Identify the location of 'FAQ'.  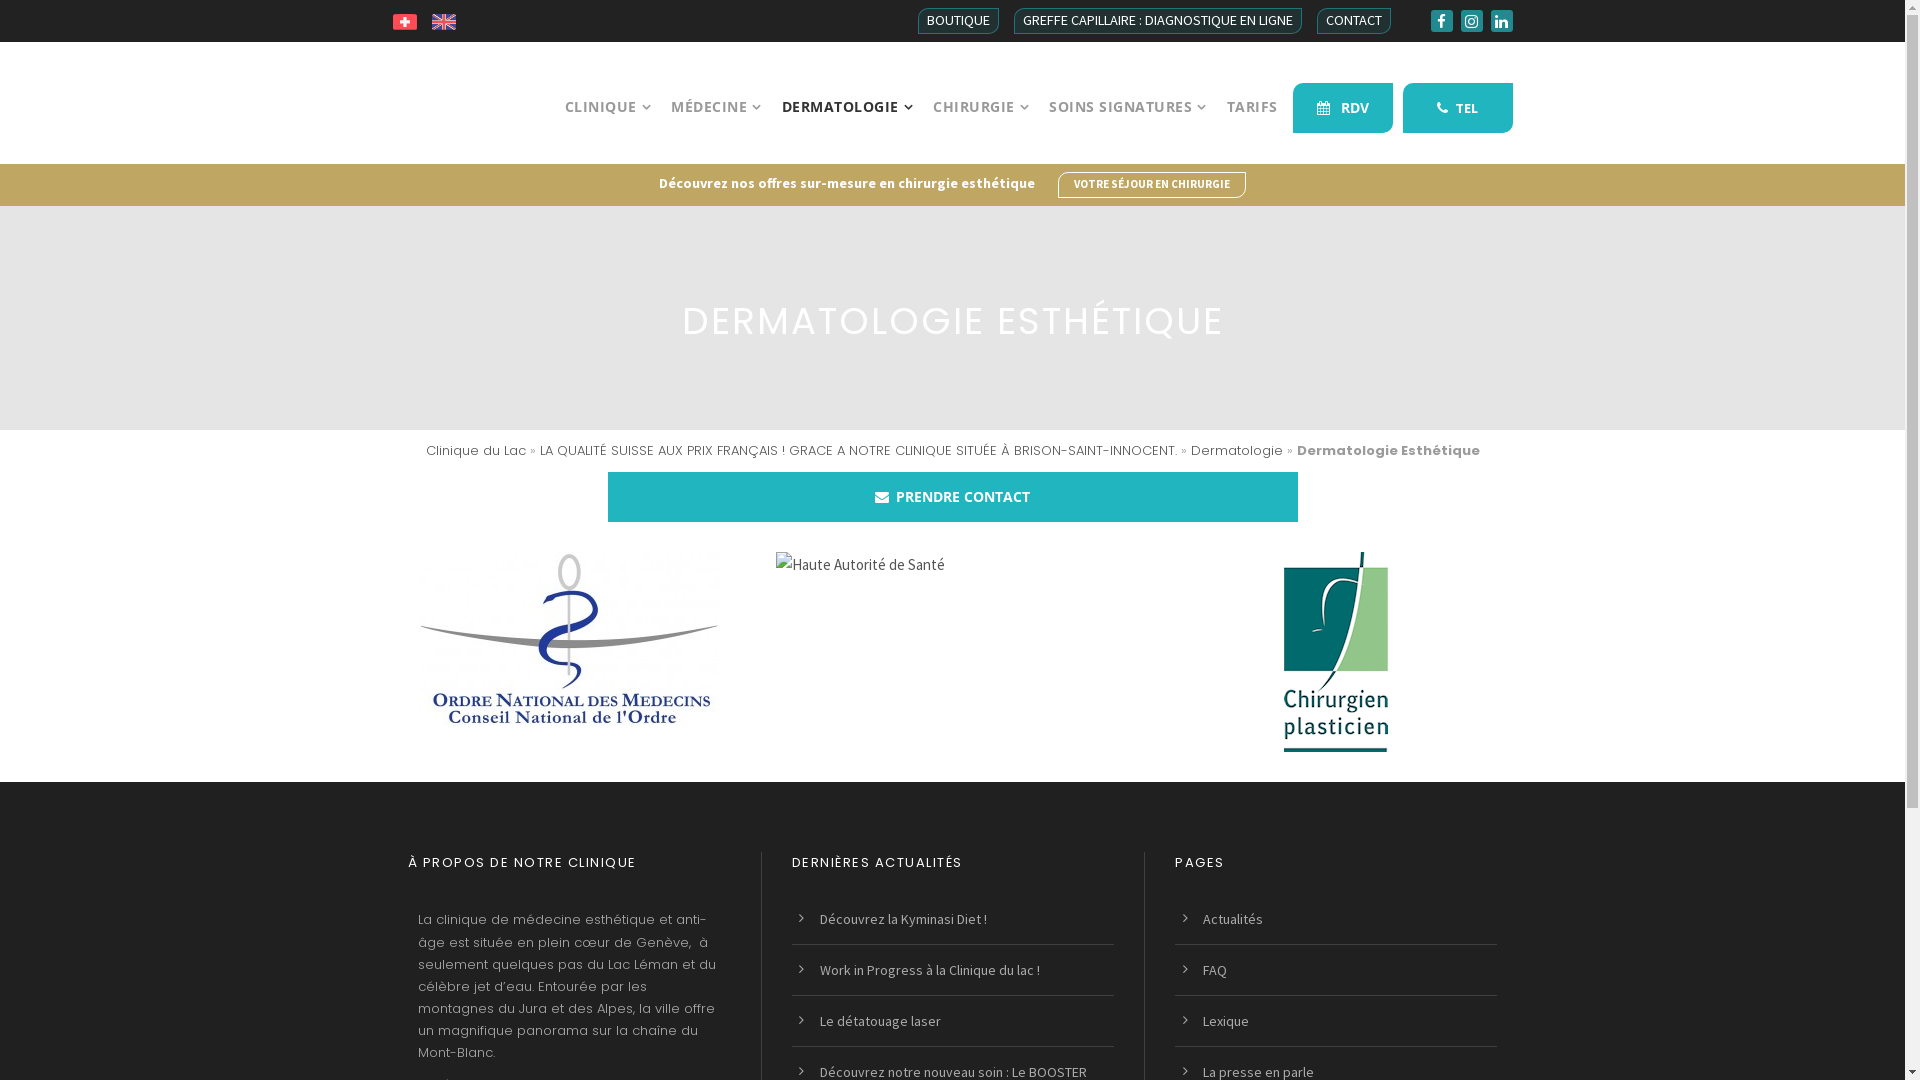
(1213, 968).